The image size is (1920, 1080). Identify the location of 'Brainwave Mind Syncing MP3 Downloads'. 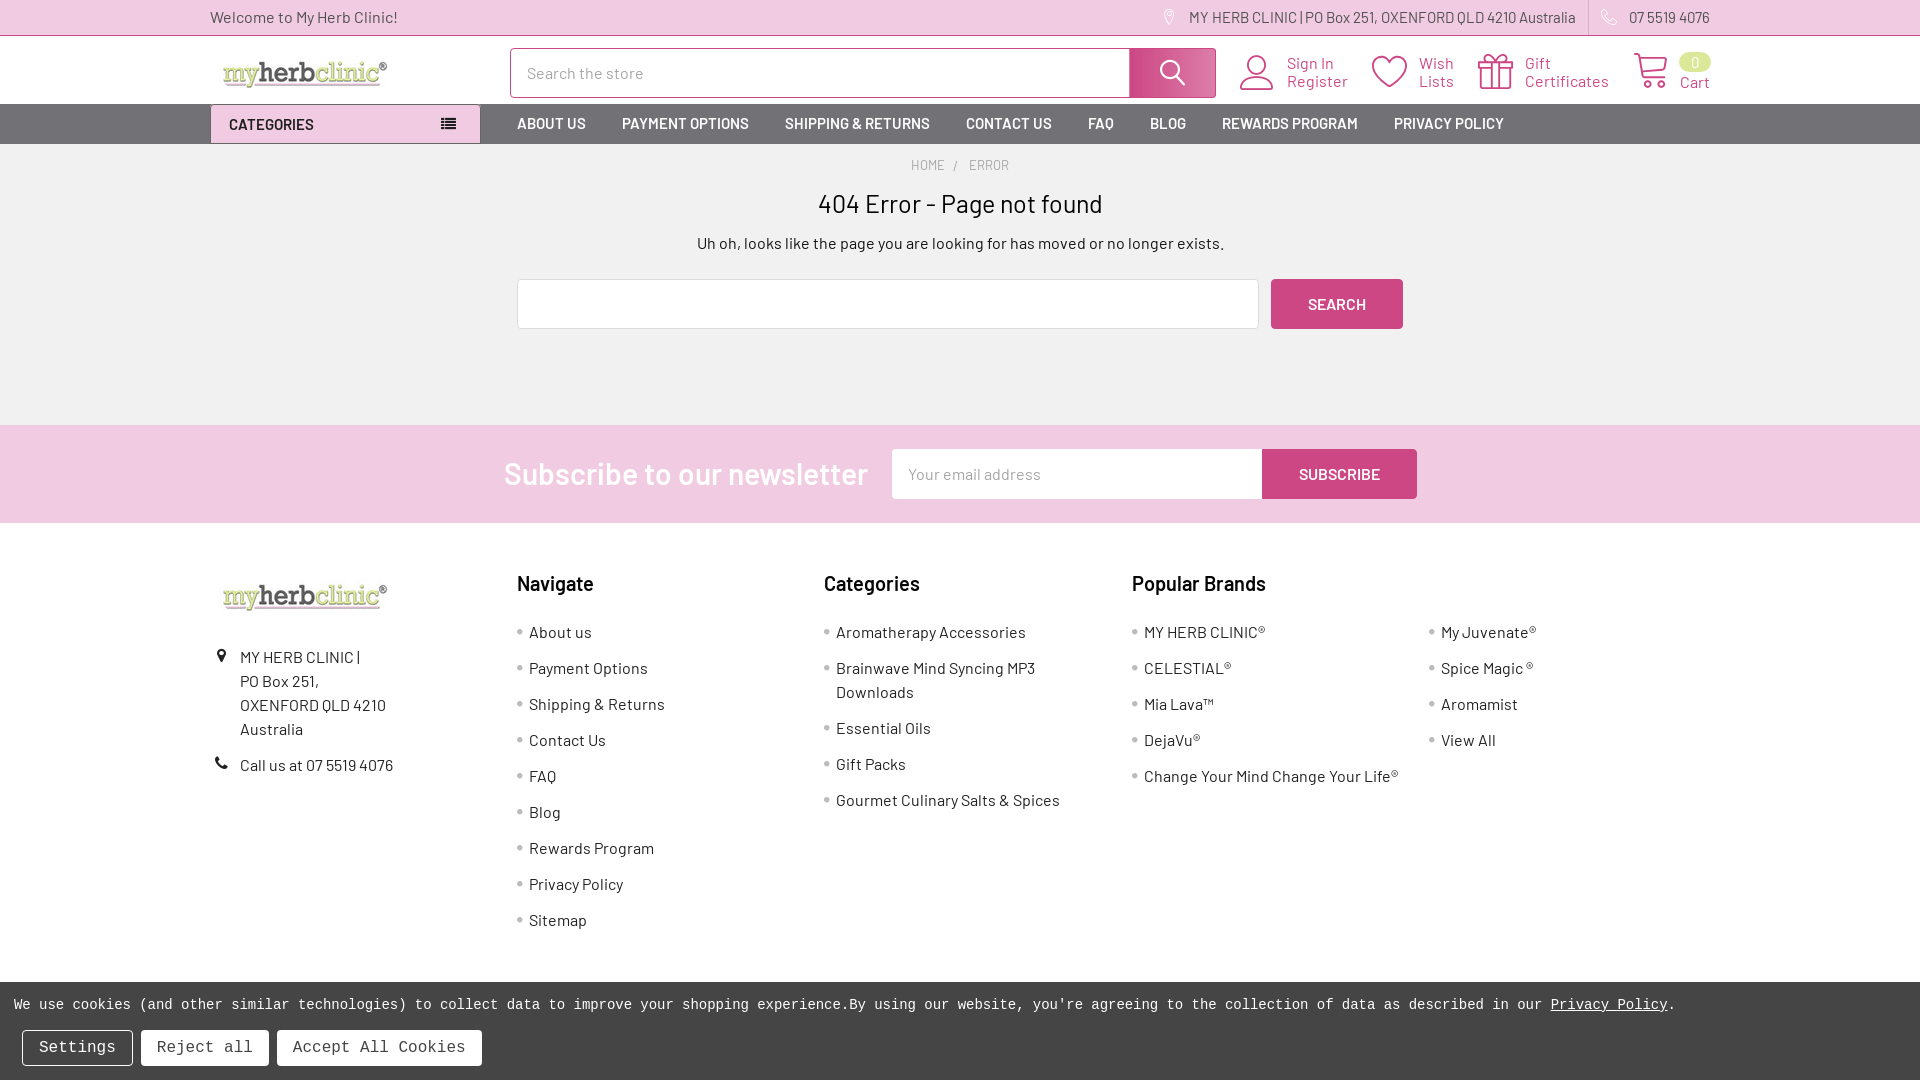
(934, 678).